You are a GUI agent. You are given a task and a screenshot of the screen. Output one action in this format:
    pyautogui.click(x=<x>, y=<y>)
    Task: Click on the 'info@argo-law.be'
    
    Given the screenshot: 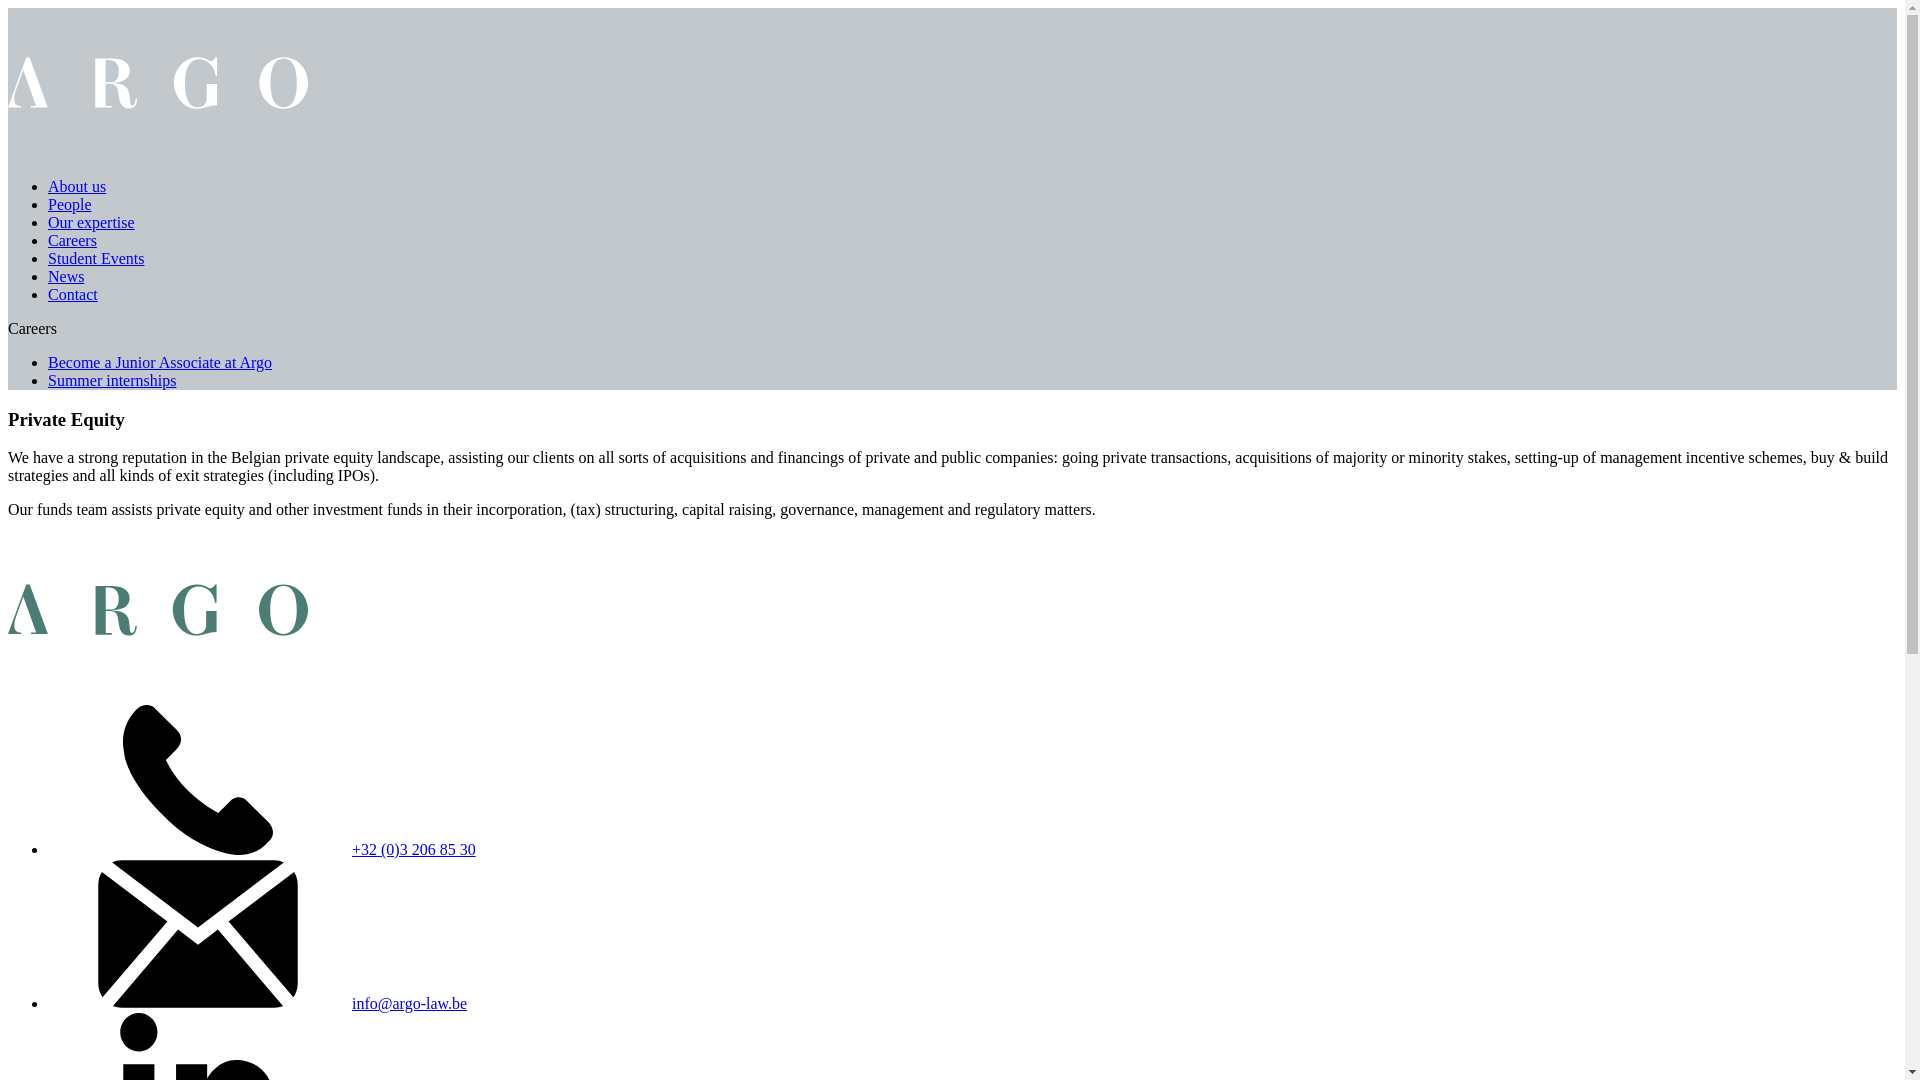 What is the action you would take?
    pyautogui.click(x=408, y=1003)
    